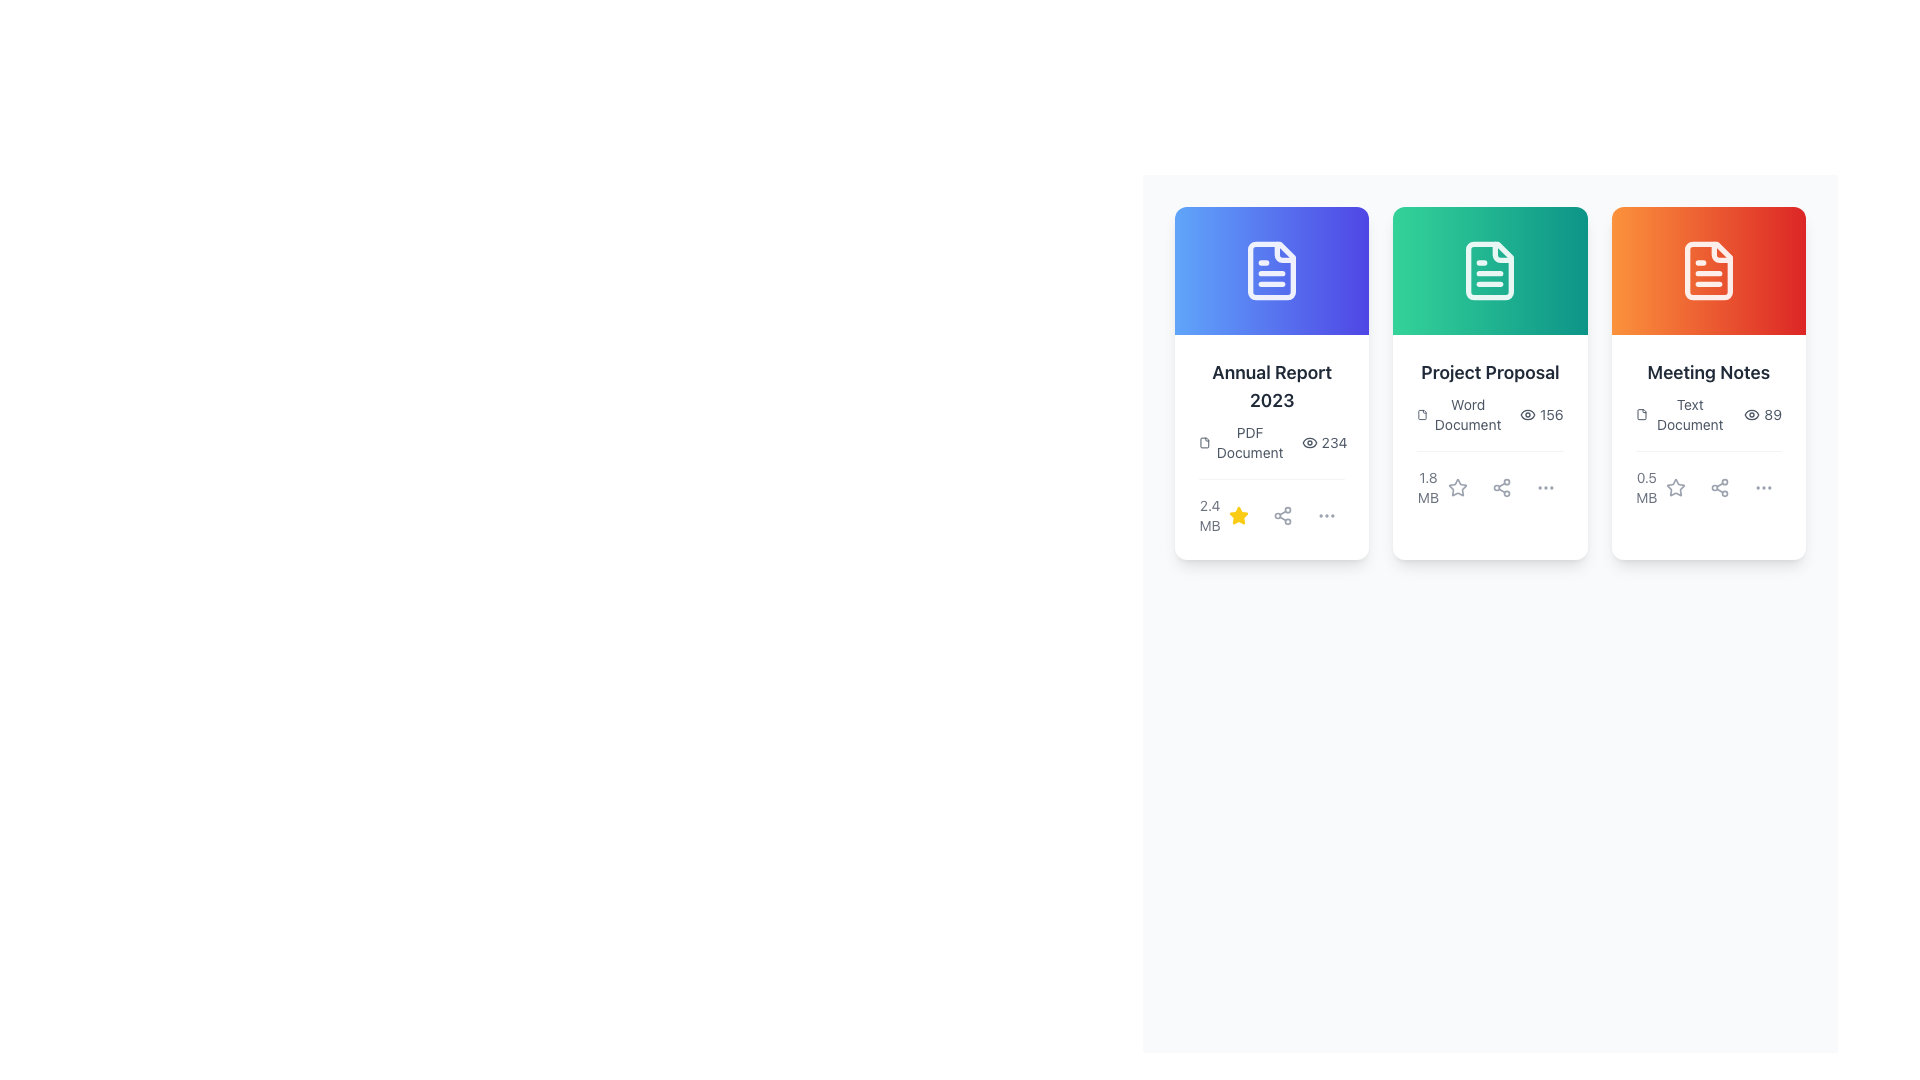 Image resolution: width=1920 pixels, height=1080 pixels. I want to click on the file icon representing a document located in the header area of the 'Project Proposal' card, so click(1421, 414).